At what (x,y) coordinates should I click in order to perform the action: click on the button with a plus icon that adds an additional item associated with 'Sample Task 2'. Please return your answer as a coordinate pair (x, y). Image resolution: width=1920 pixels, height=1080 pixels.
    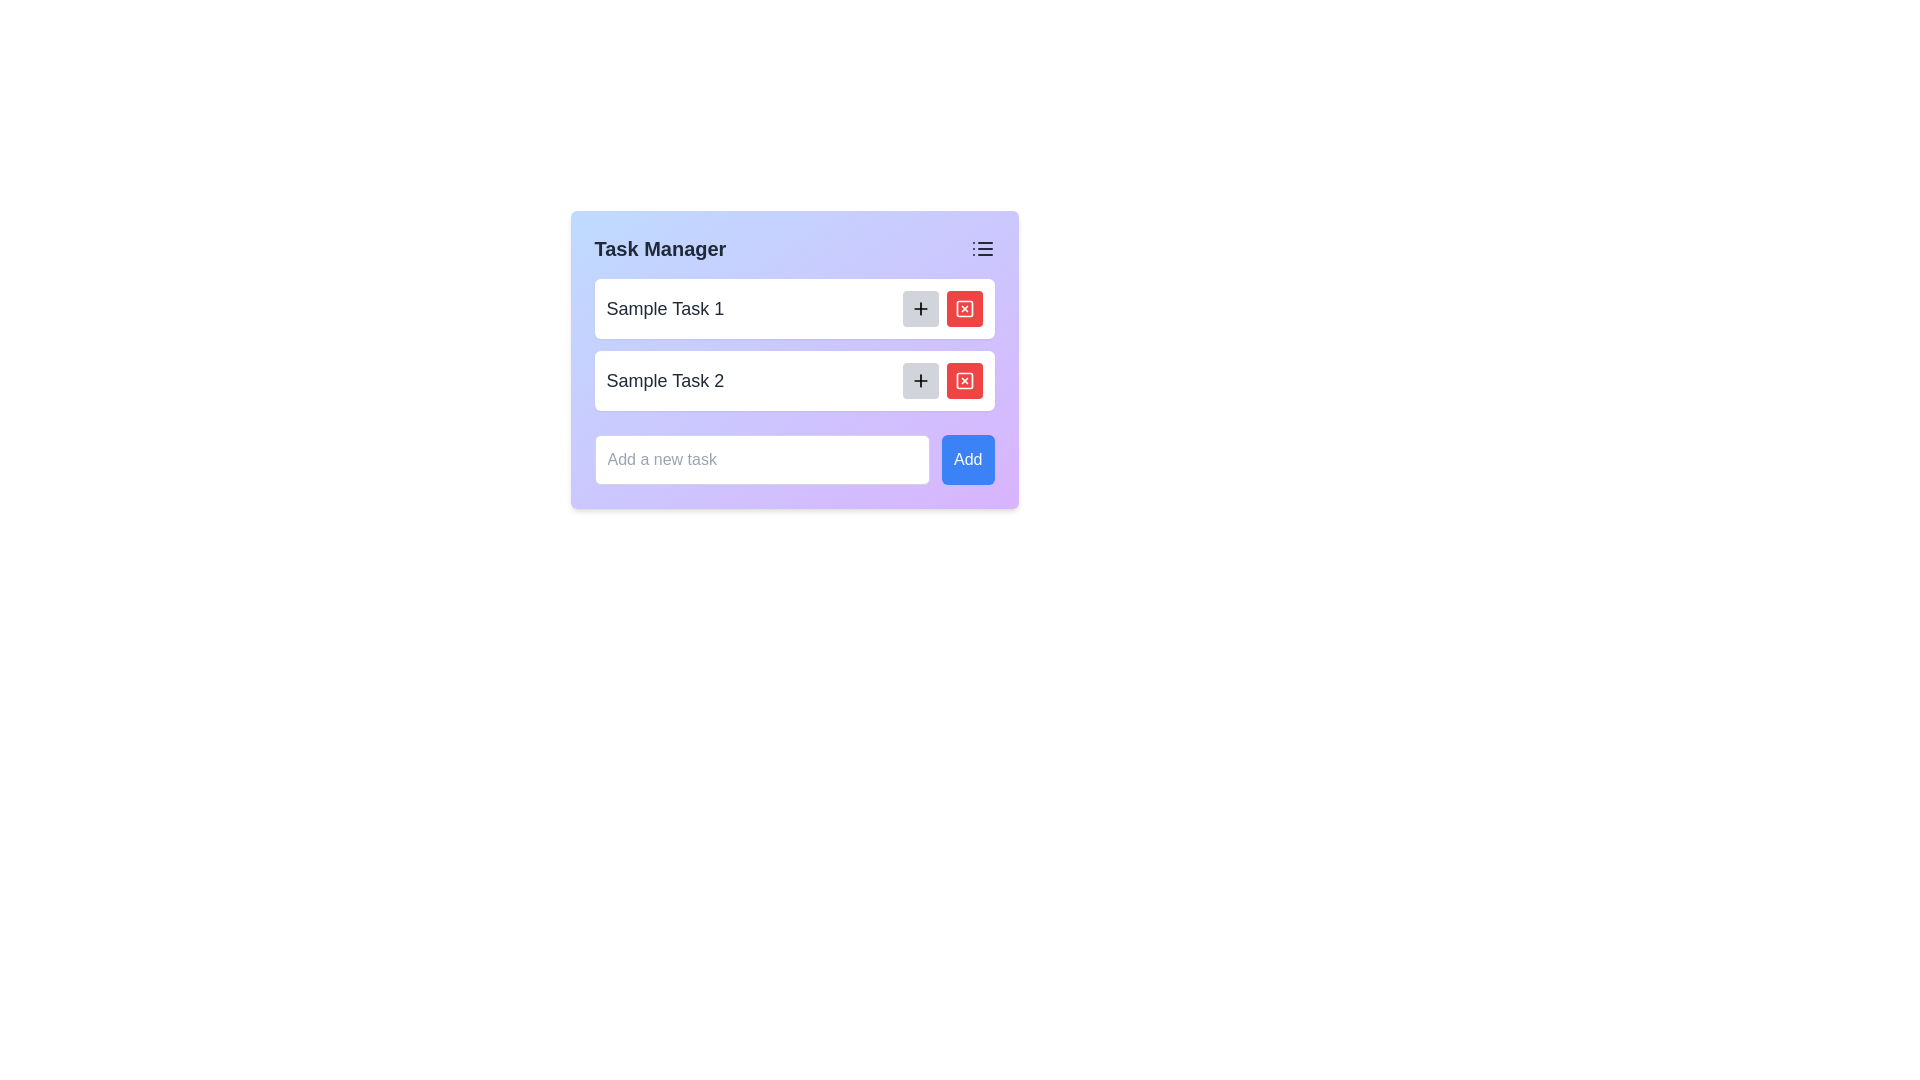
    Looking at the image, I should click on (919, 381).